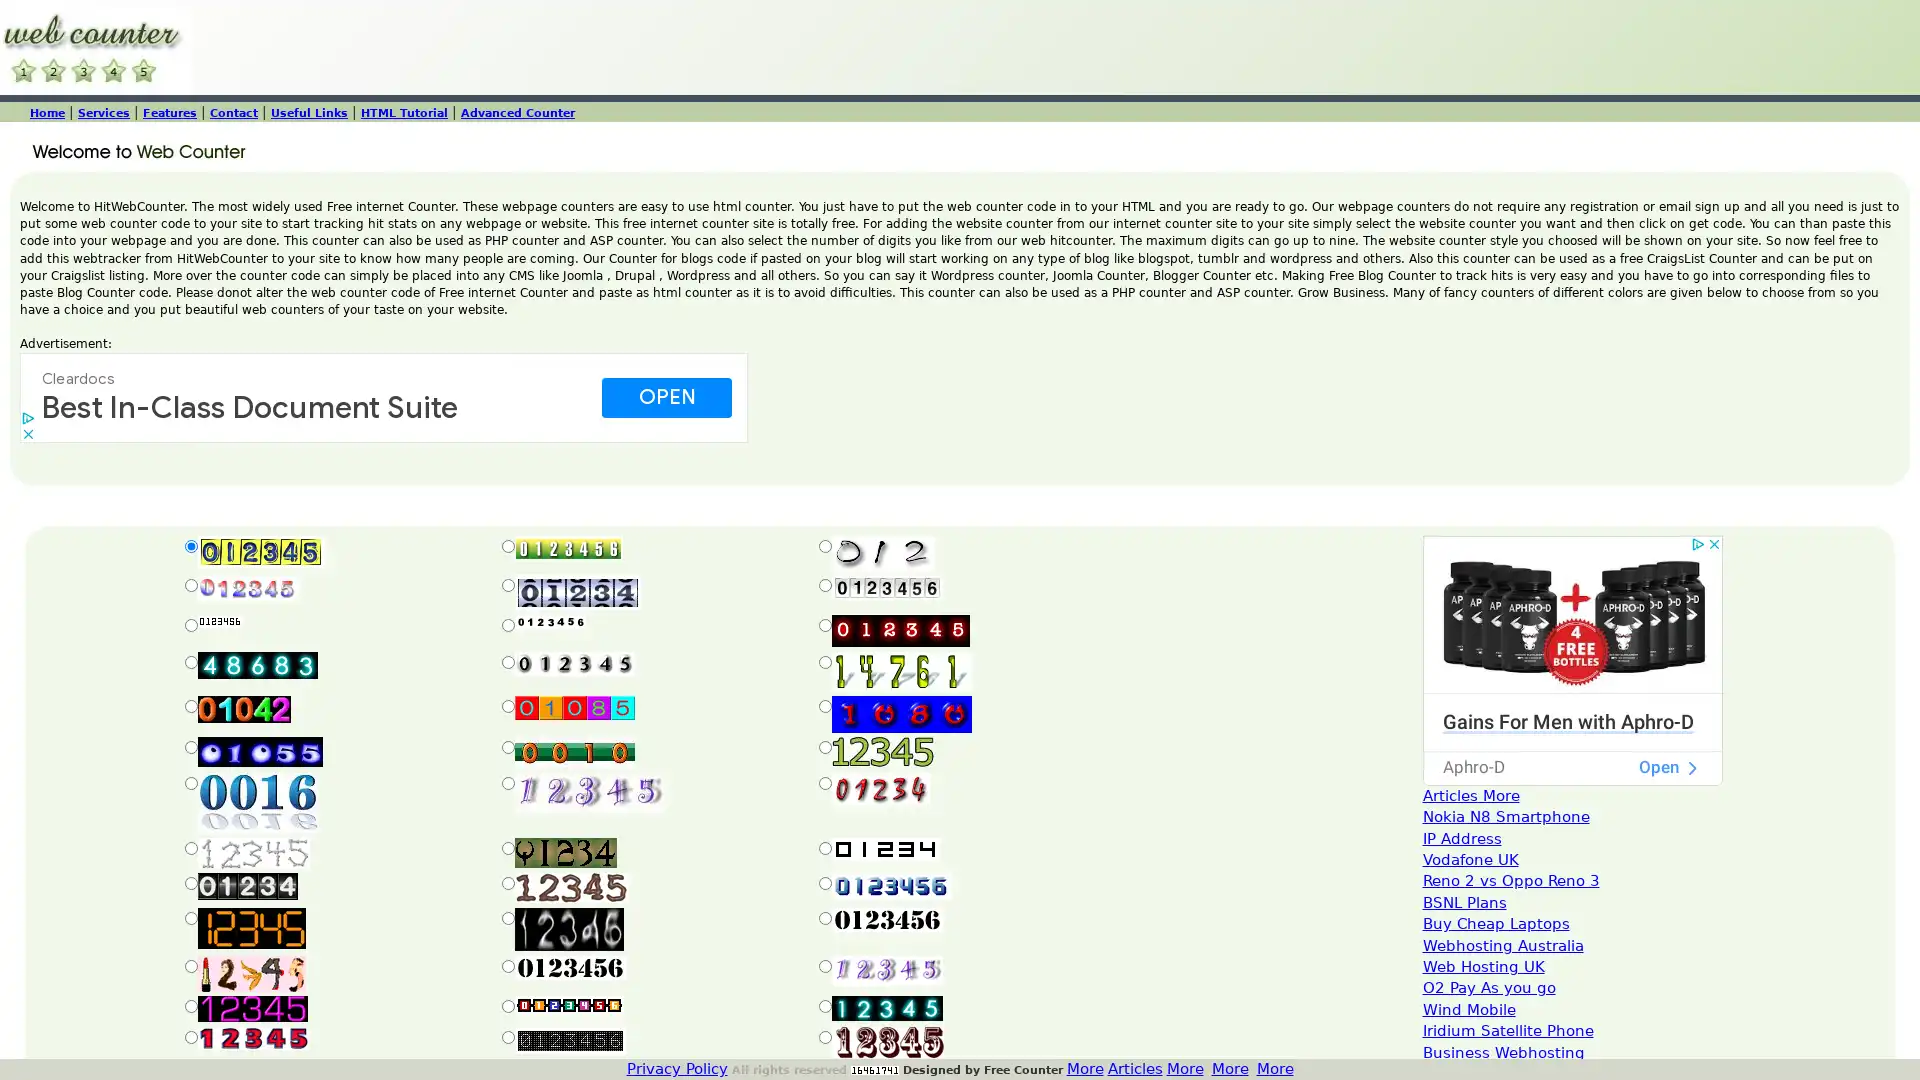 The height and width of the screenshot is (1080, 1920). Describe the element at coordinates (260, 551) in the screenshot. I see `Submit` at that location.